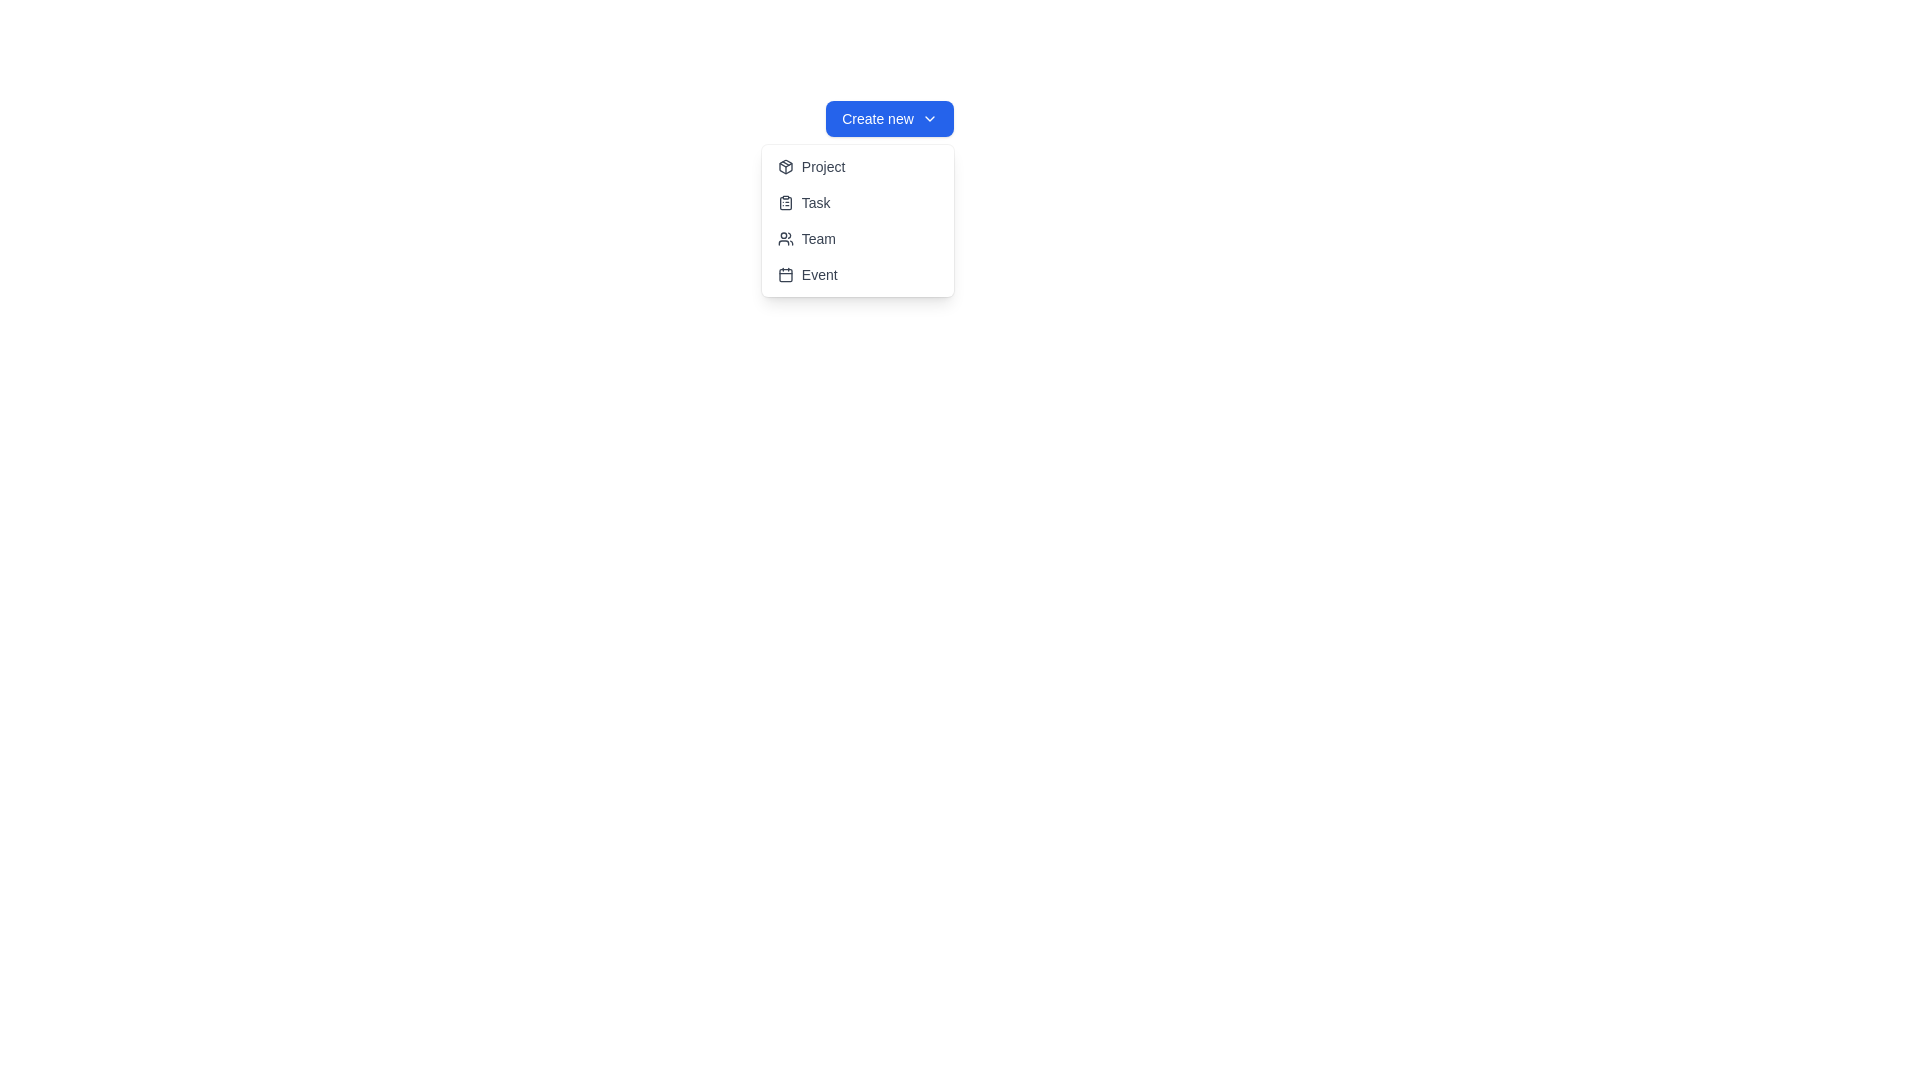 Image resolution: width=1920 pixels, height=1080 pixels. Describe the element at coordinates (784, 203) in the screenshot. I see `the decorative graphic icon located in the second row of the menu, to the left of the text 'Task'` at that location.